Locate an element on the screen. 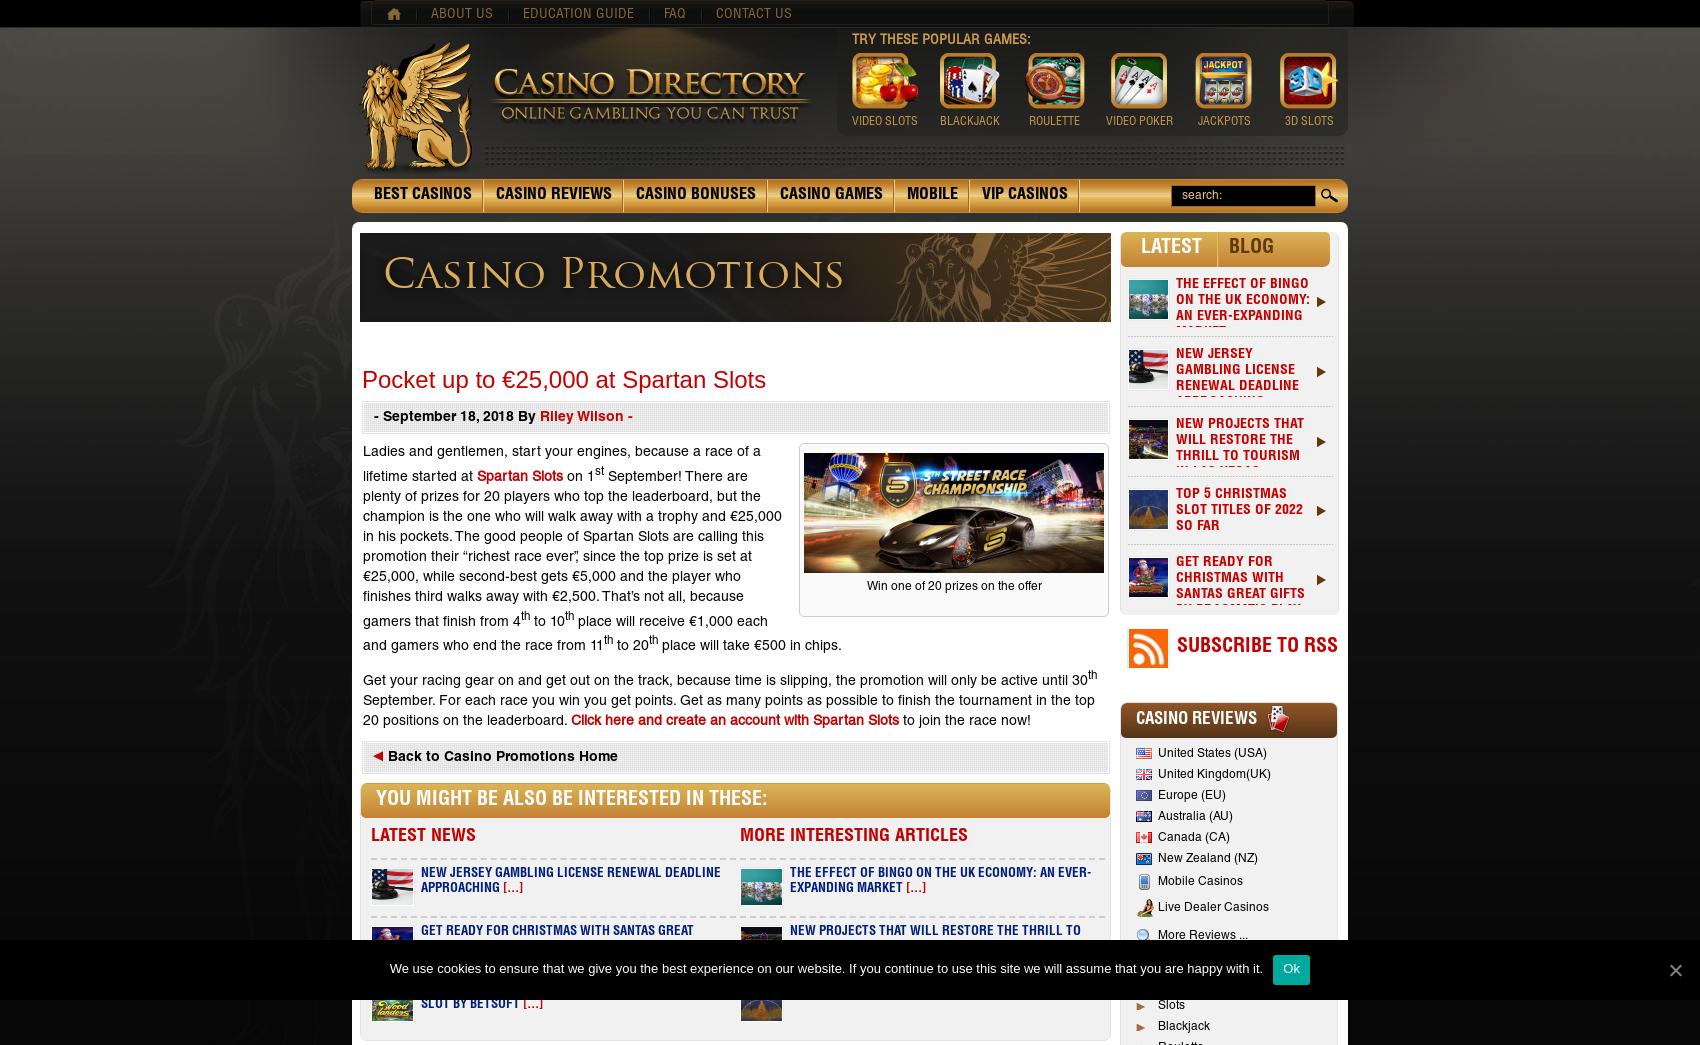 The height and width of the screenshot is (1045, 1700). 'Ok' is located at coordinates (1291, 967).